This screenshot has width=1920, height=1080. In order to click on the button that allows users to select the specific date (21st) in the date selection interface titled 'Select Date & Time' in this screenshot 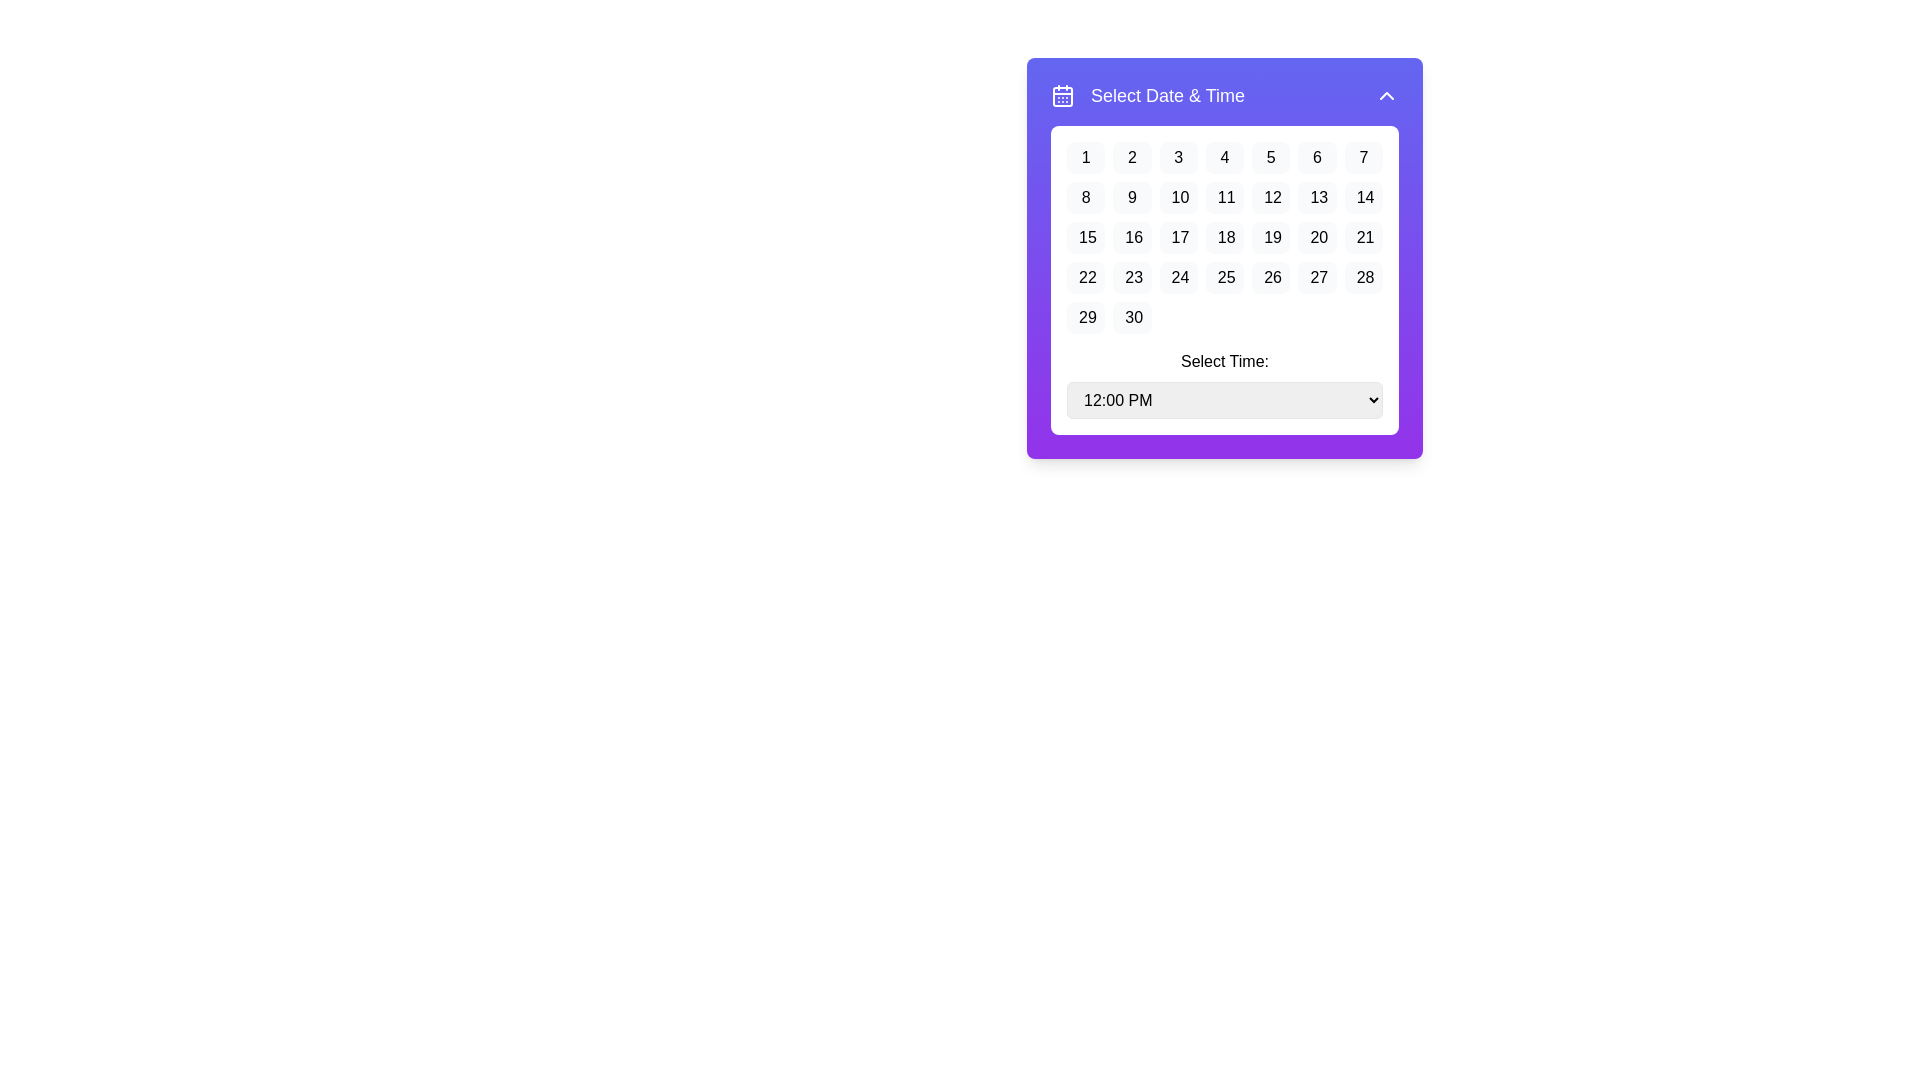, I will do `click(1362, 237)`.